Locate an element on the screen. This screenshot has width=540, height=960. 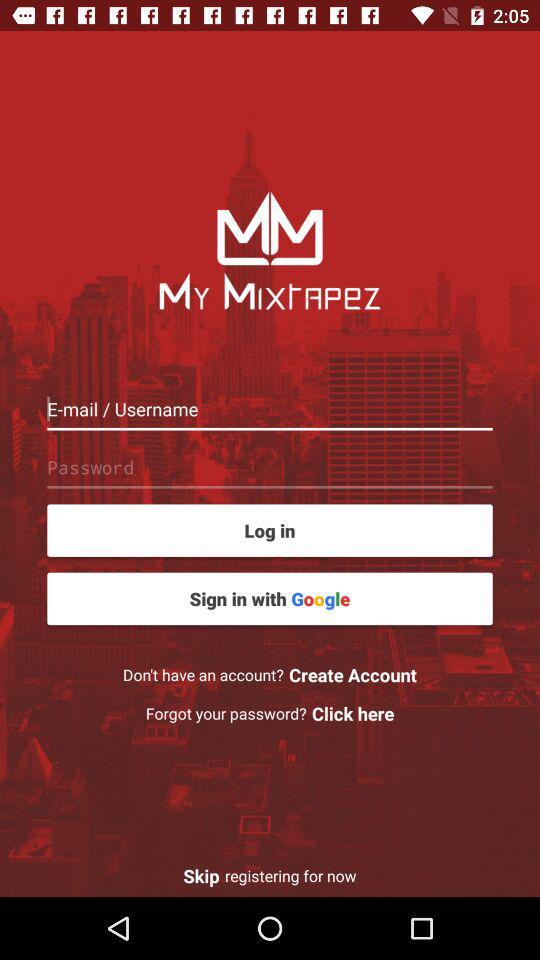
provided field to enter password is located at coordinates (270, 467).